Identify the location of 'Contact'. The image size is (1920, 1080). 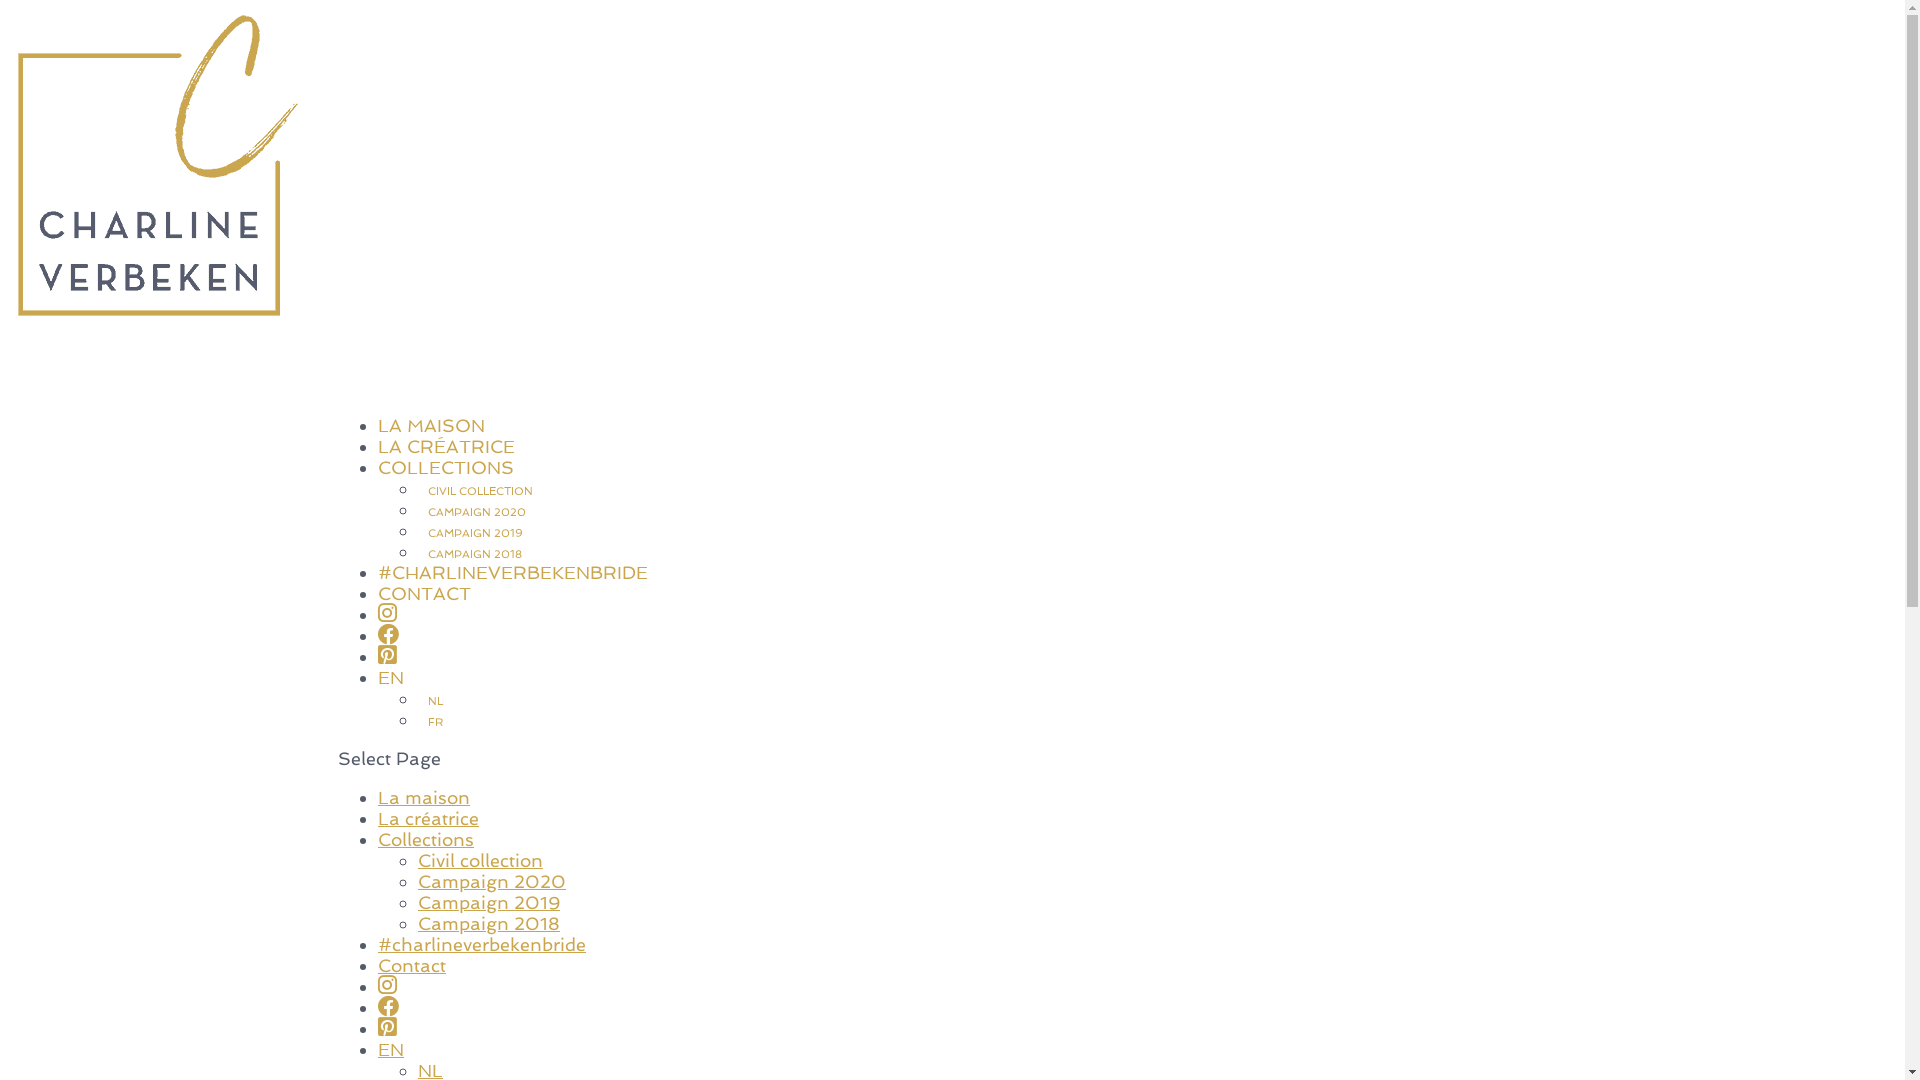
(411, 964).